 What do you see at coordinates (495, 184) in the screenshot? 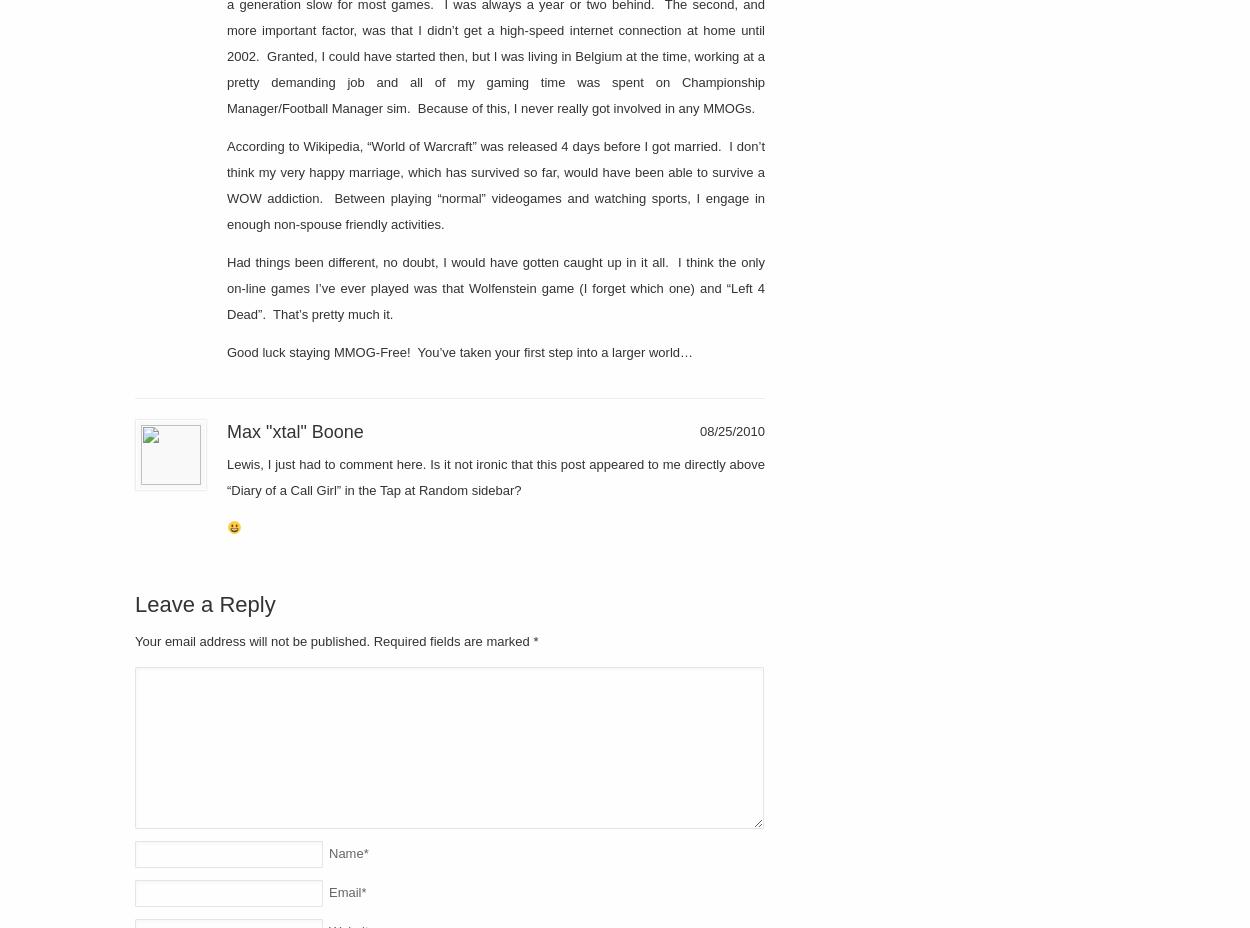
I see `'According to Wikipedia, “World of Warcraft” was released 4 days before I got married.  I don’t think my very happy marriage, which has survived so far, would have been able to survive a WOW addiction.  Between playing “normal” videogames and watching sports, I engage in enough non-spouse friendly activities.'` at bounding box center [495, 184].